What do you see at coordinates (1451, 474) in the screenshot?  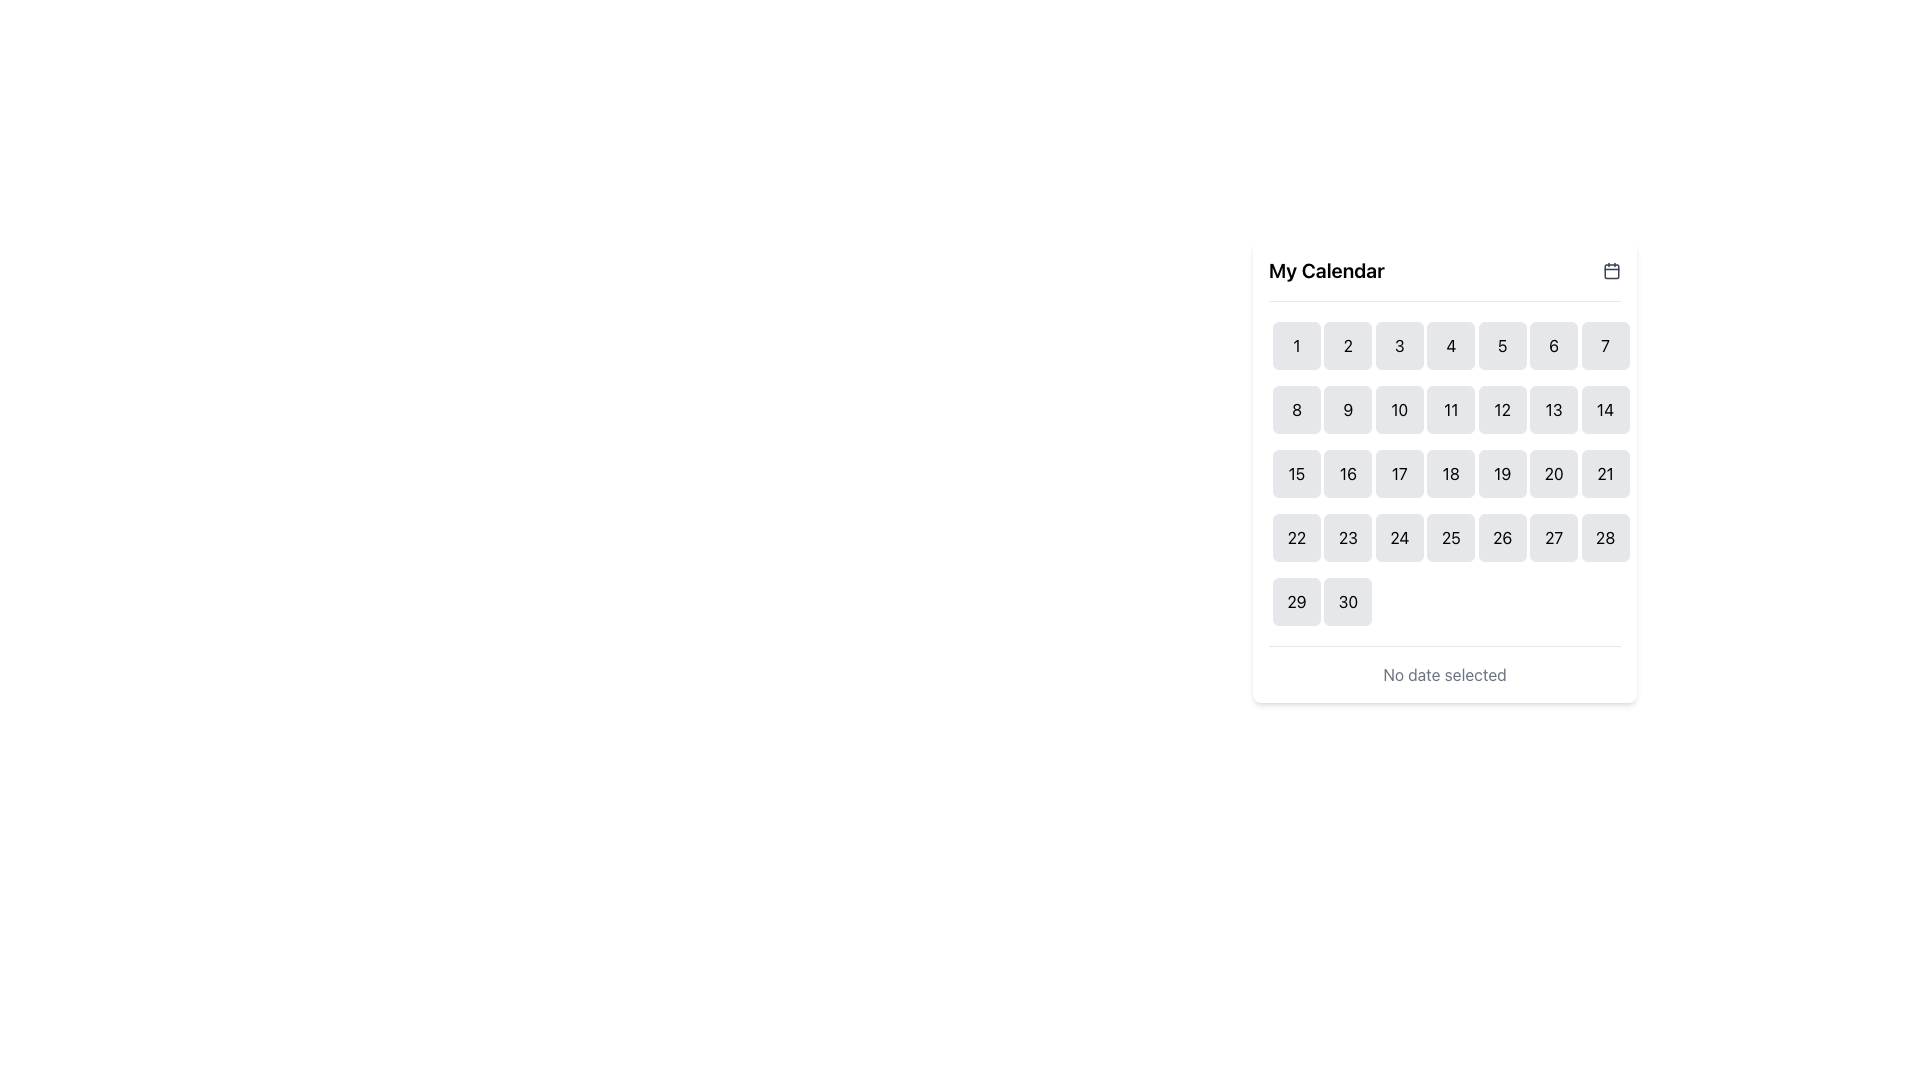 I see `the square button with rounded edges and a gray background containing the number '18'` at bounding box center [1451, 474].